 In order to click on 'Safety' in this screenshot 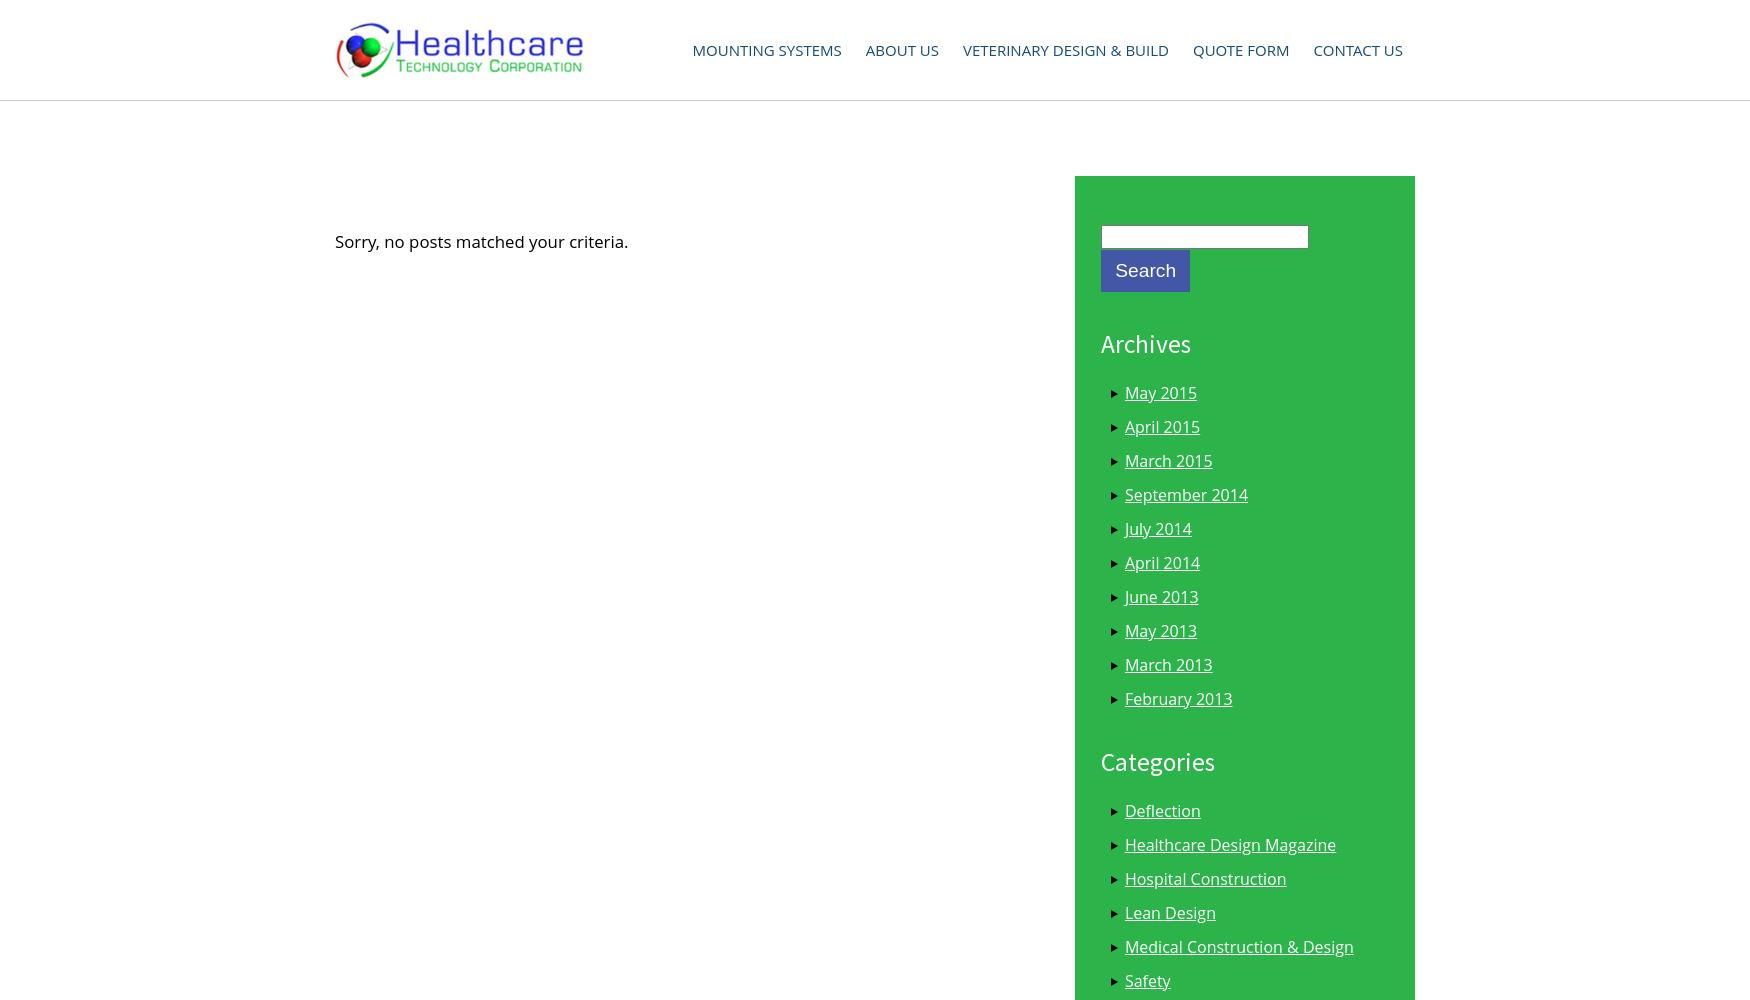, I will do `click(1145, 979)`.